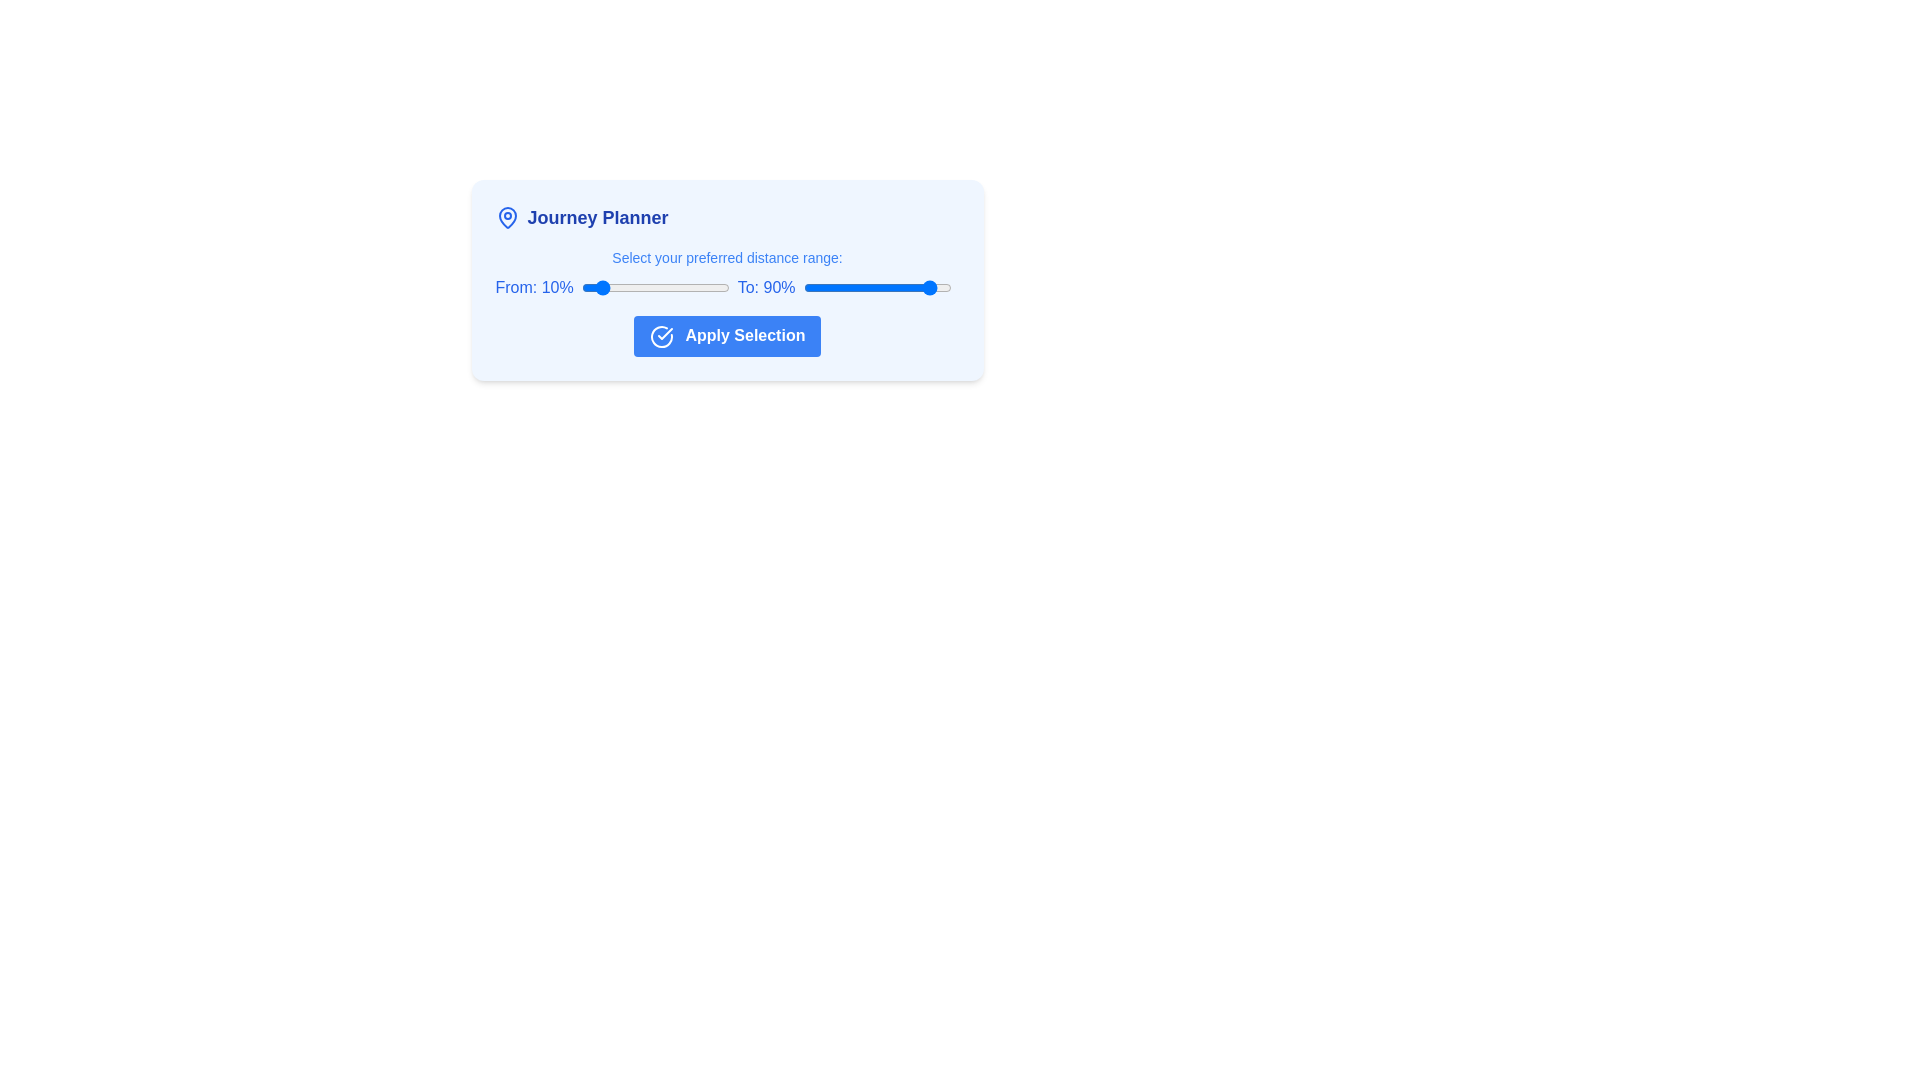  What do you see at coordinates (726, 335) in the screenshot?
I see `the confirm button located at the bottom of the 'Journey Planner' card to apply the selected percentage range settings` at bounding box center [726, 335].